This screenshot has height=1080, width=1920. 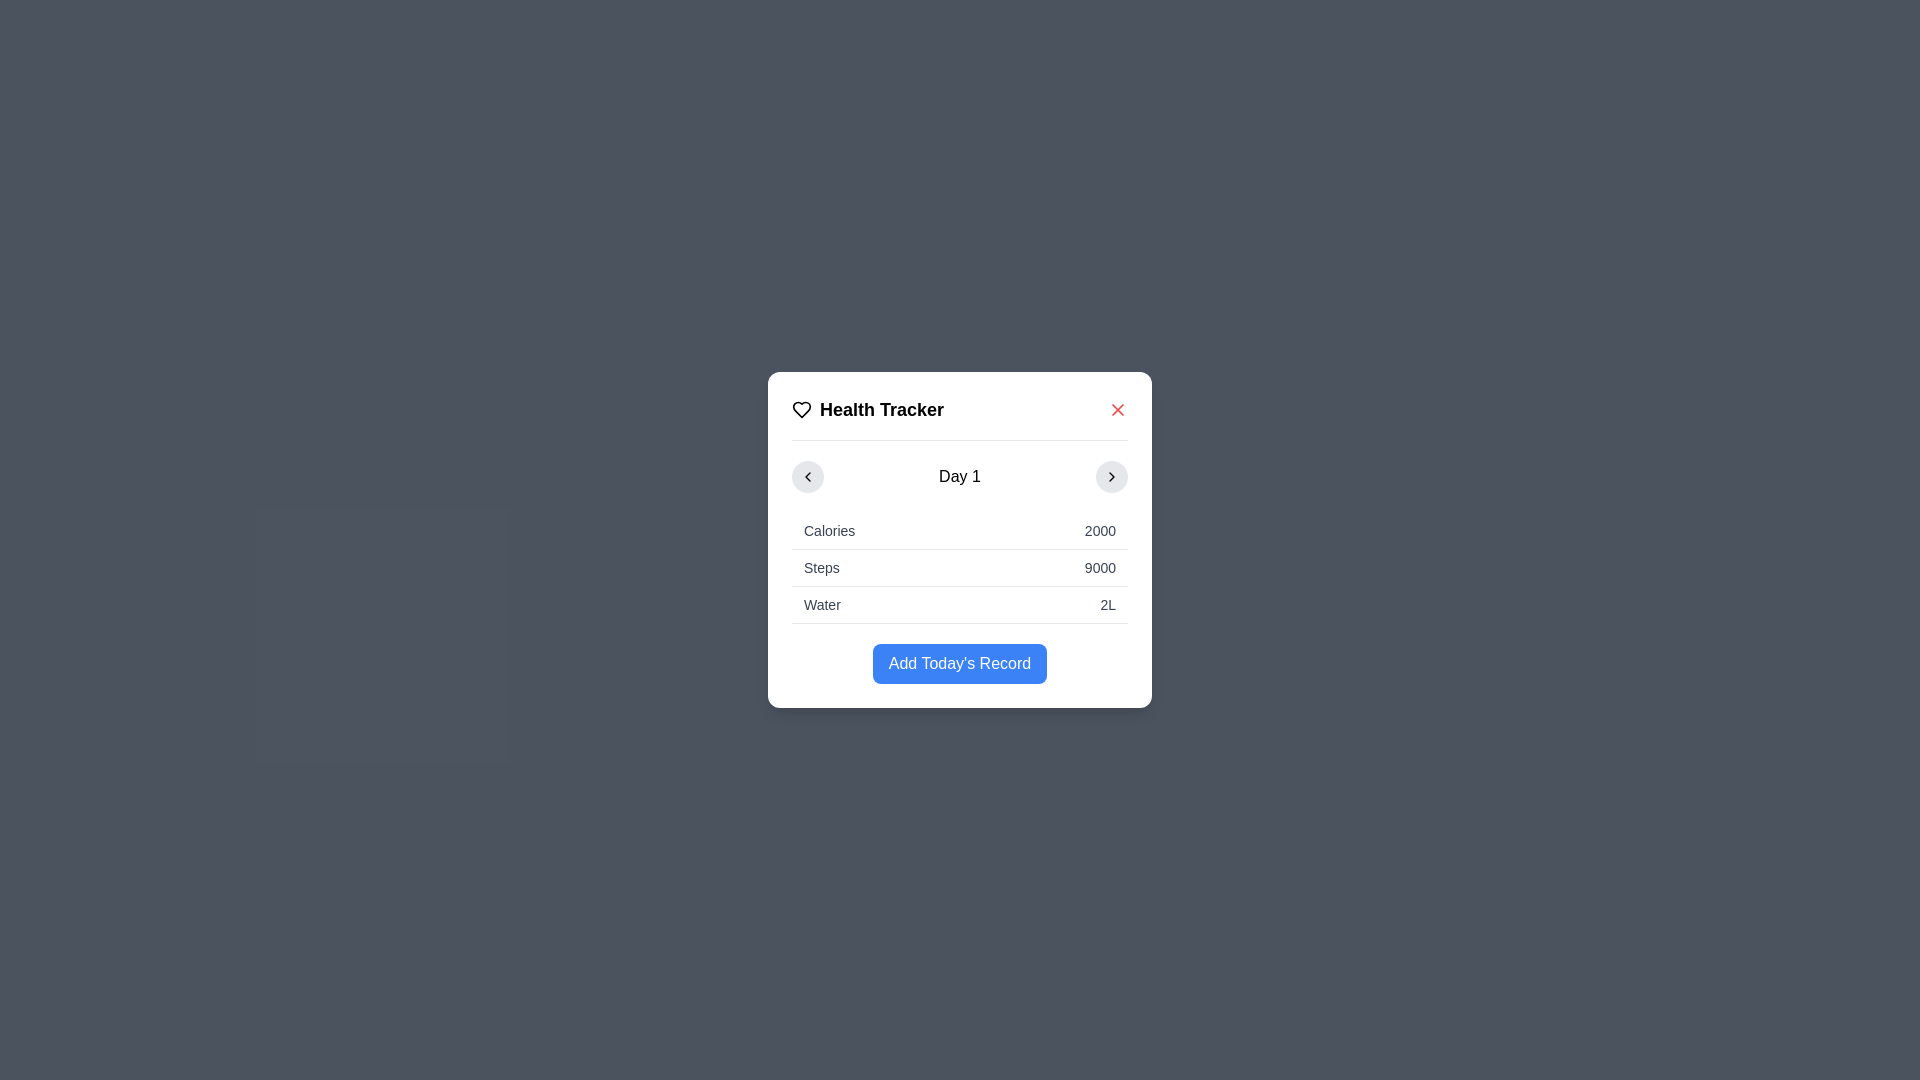 I want to click on the static text label that categorizes the user's step count in the health tracker interface, located to the left of the value '9000', so click(x=821, y=567).